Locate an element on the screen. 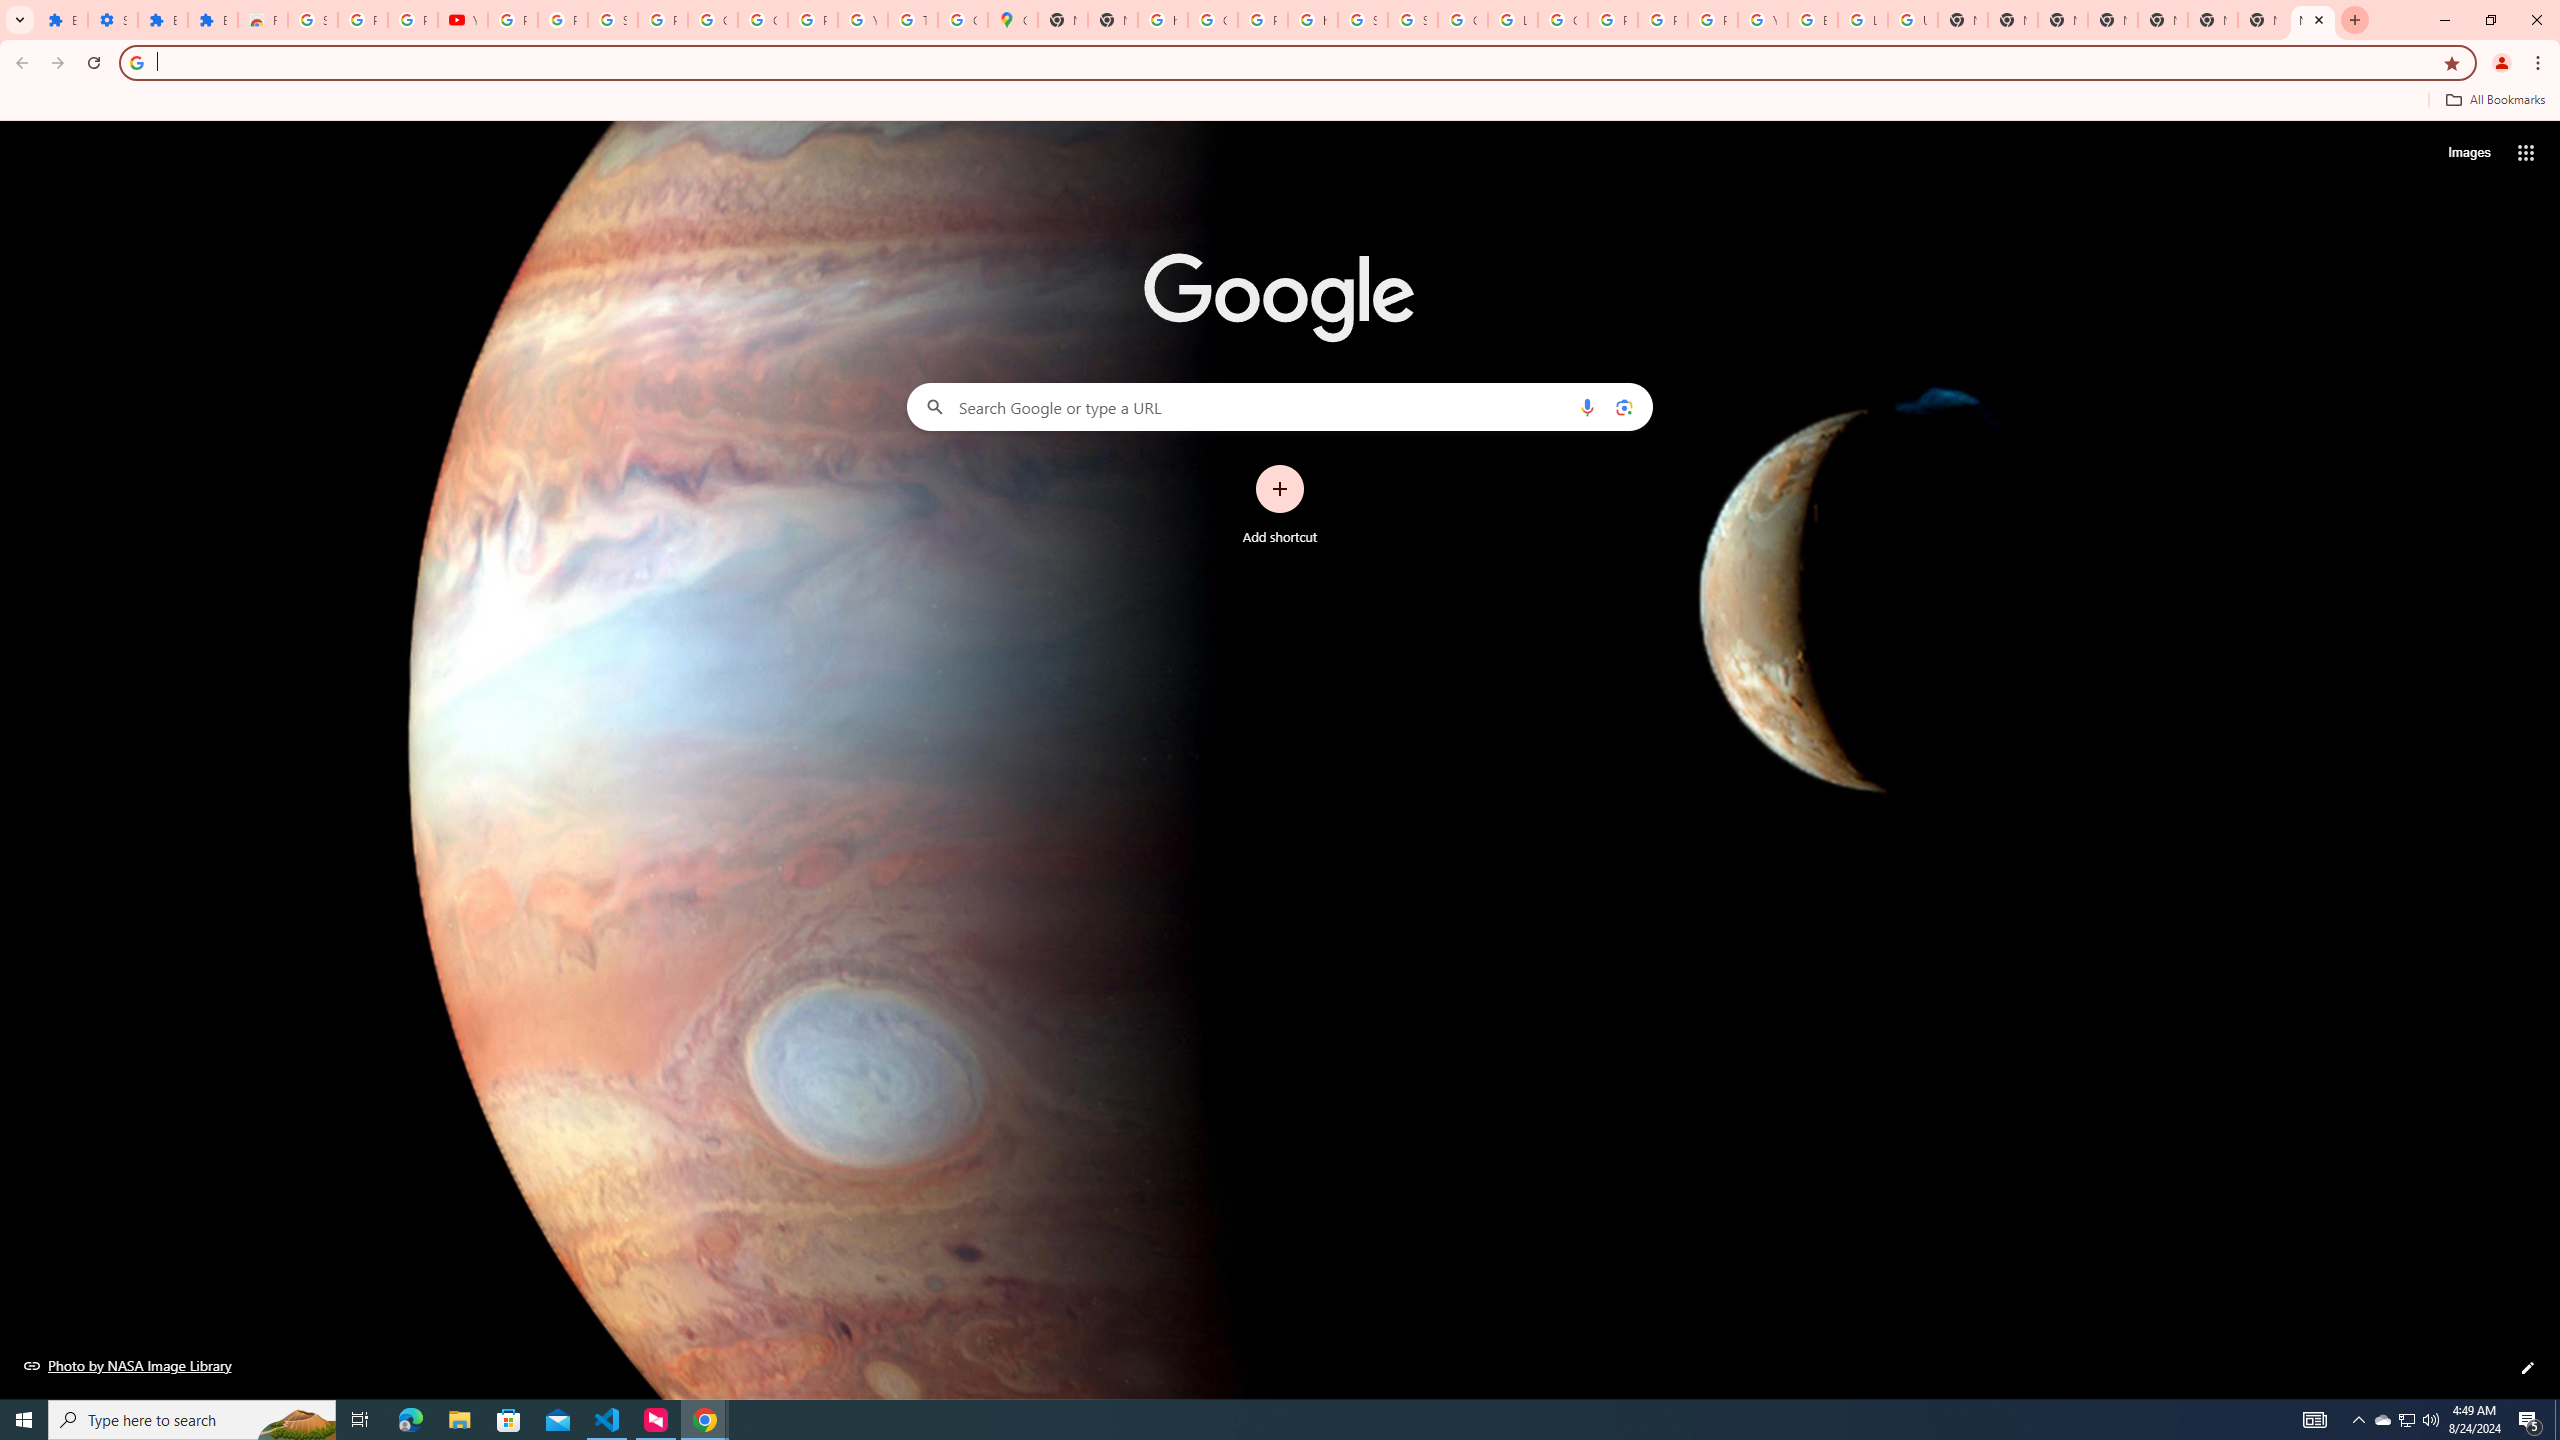 Image resolution: width=2560 pixels, height=1440 pixels. 'New Tab' is located at coordinates (2311, 19).